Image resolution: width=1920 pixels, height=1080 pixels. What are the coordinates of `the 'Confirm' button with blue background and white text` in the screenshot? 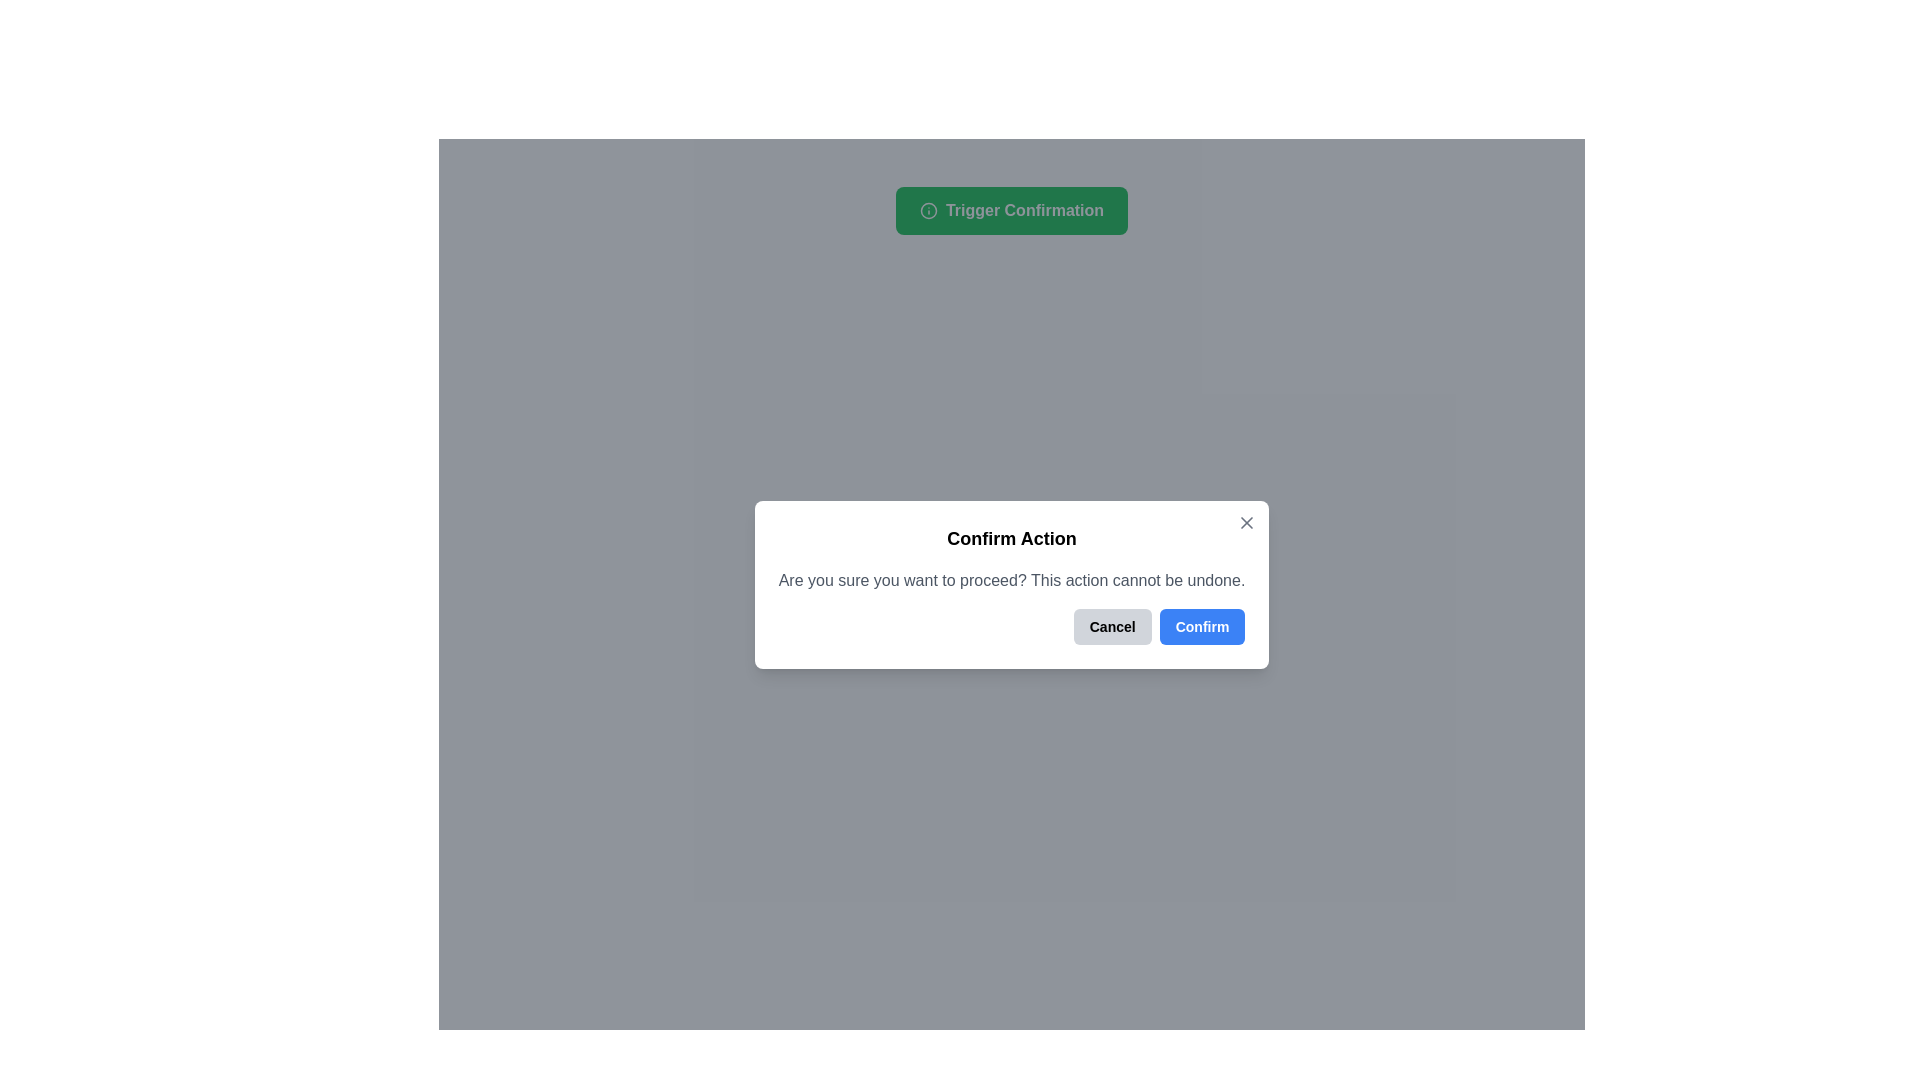 It's located at (1201, 625).